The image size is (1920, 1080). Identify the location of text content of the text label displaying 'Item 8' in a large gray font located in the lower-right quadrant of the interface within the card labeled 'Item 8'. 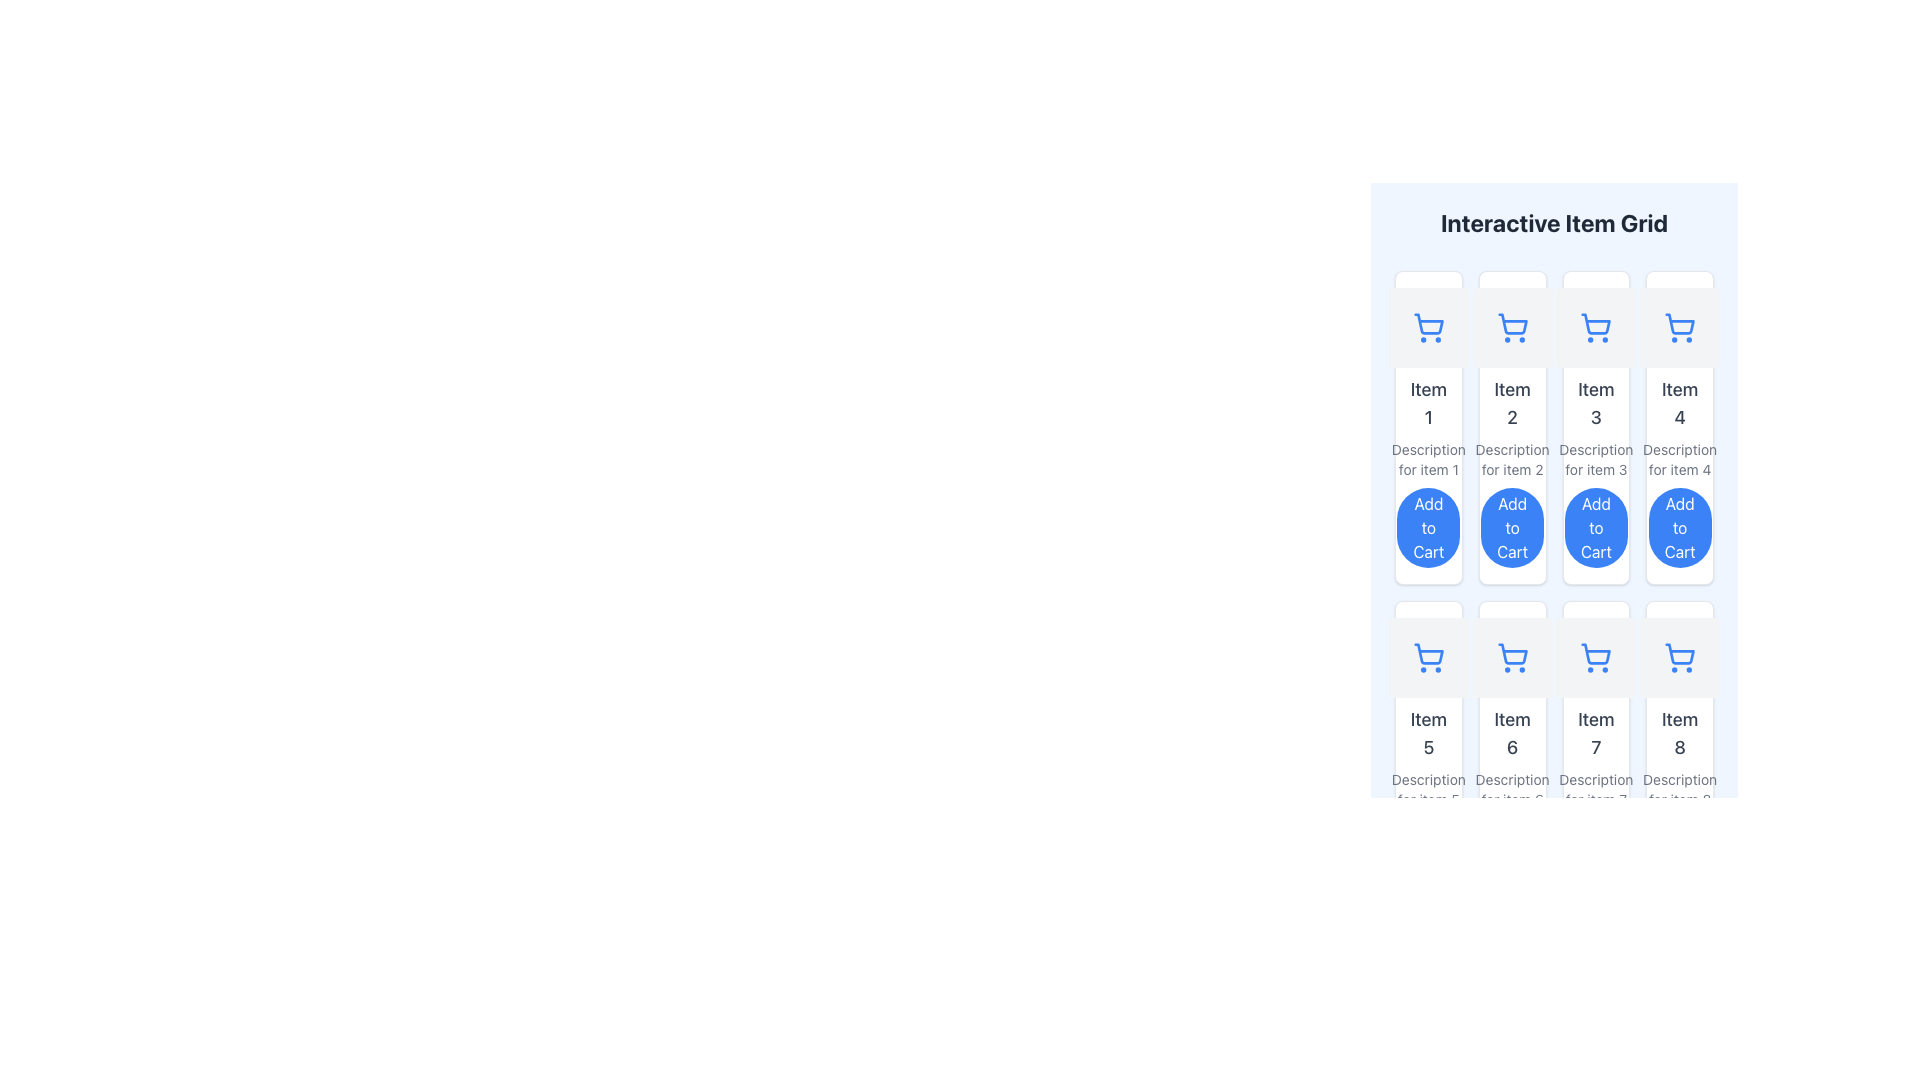
(1680, 733).